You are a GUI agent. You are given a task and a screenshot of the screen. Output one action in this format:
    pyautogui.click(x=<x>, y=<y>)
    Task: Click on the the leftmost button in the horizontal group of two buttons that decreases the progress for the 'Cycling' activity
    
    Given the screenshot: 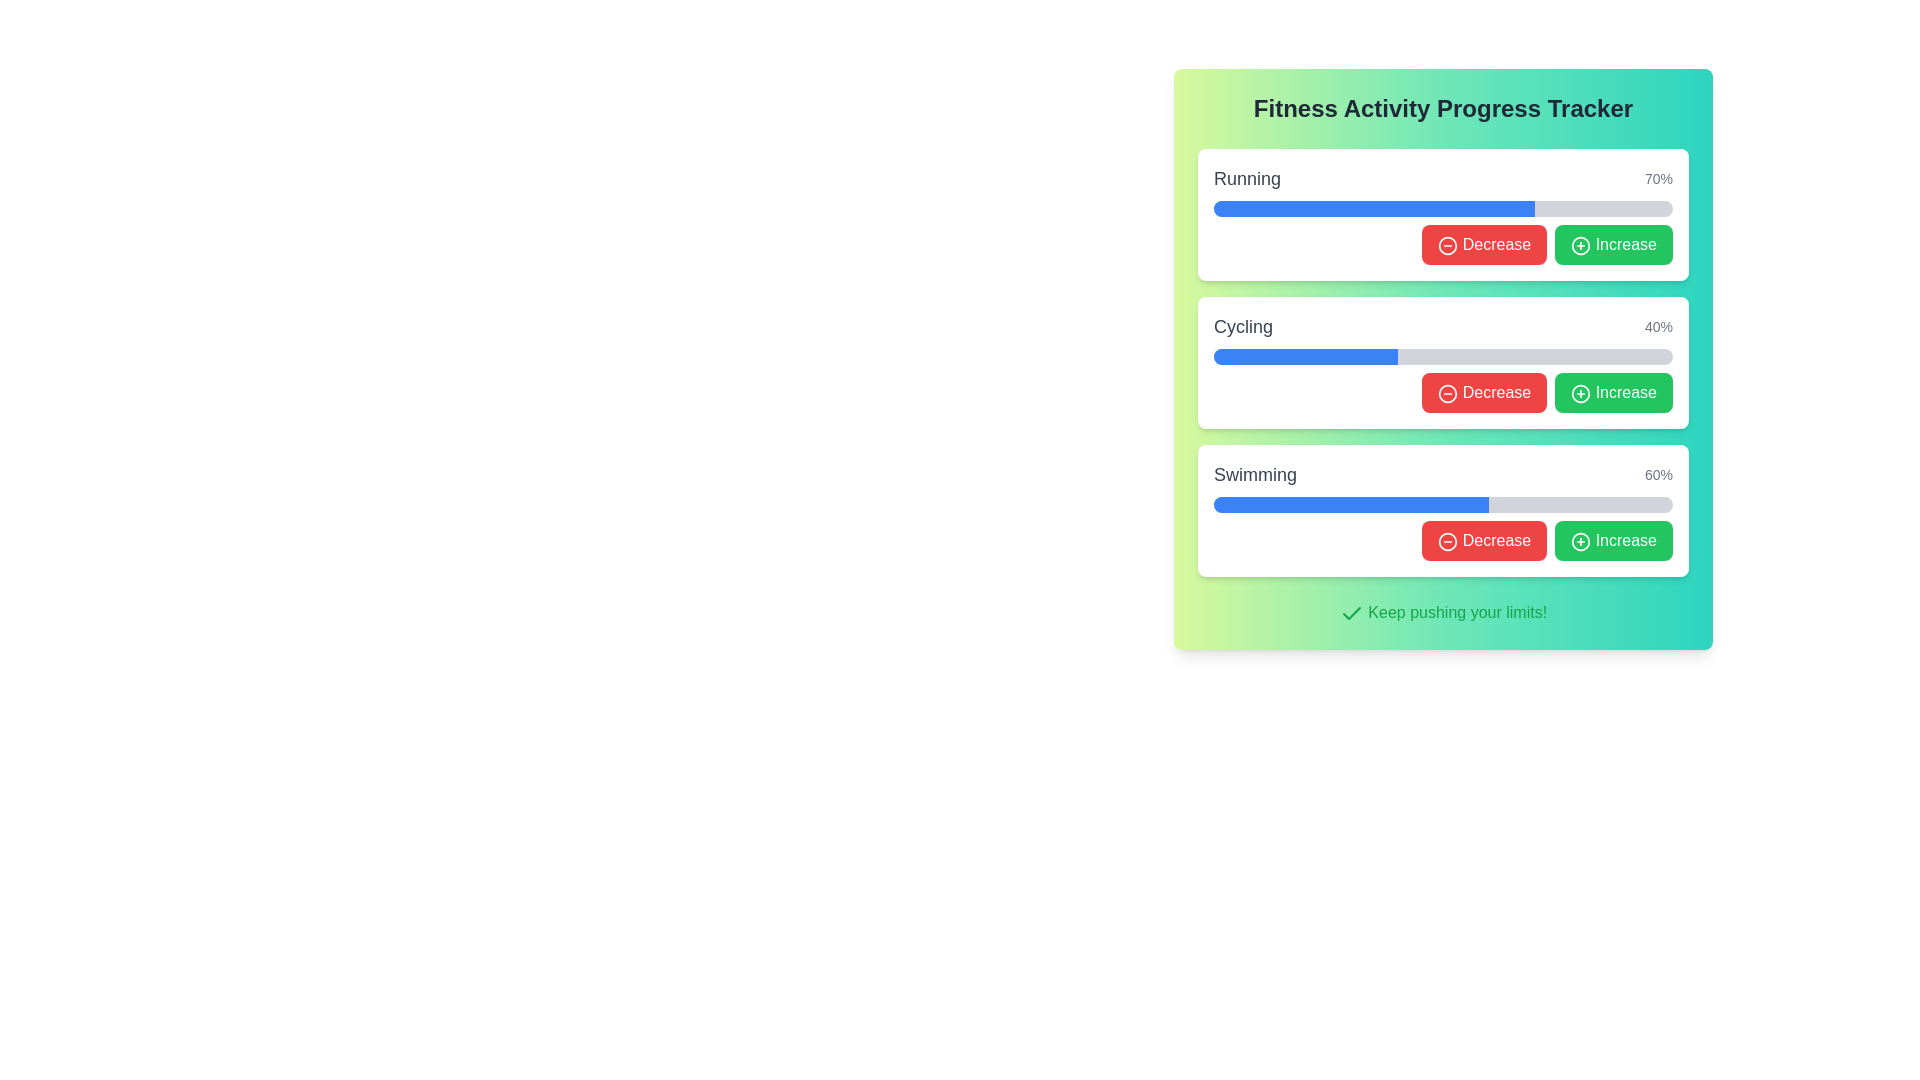 What is the action you would take?
    pyautogui.click(x=1484, y=393)
    